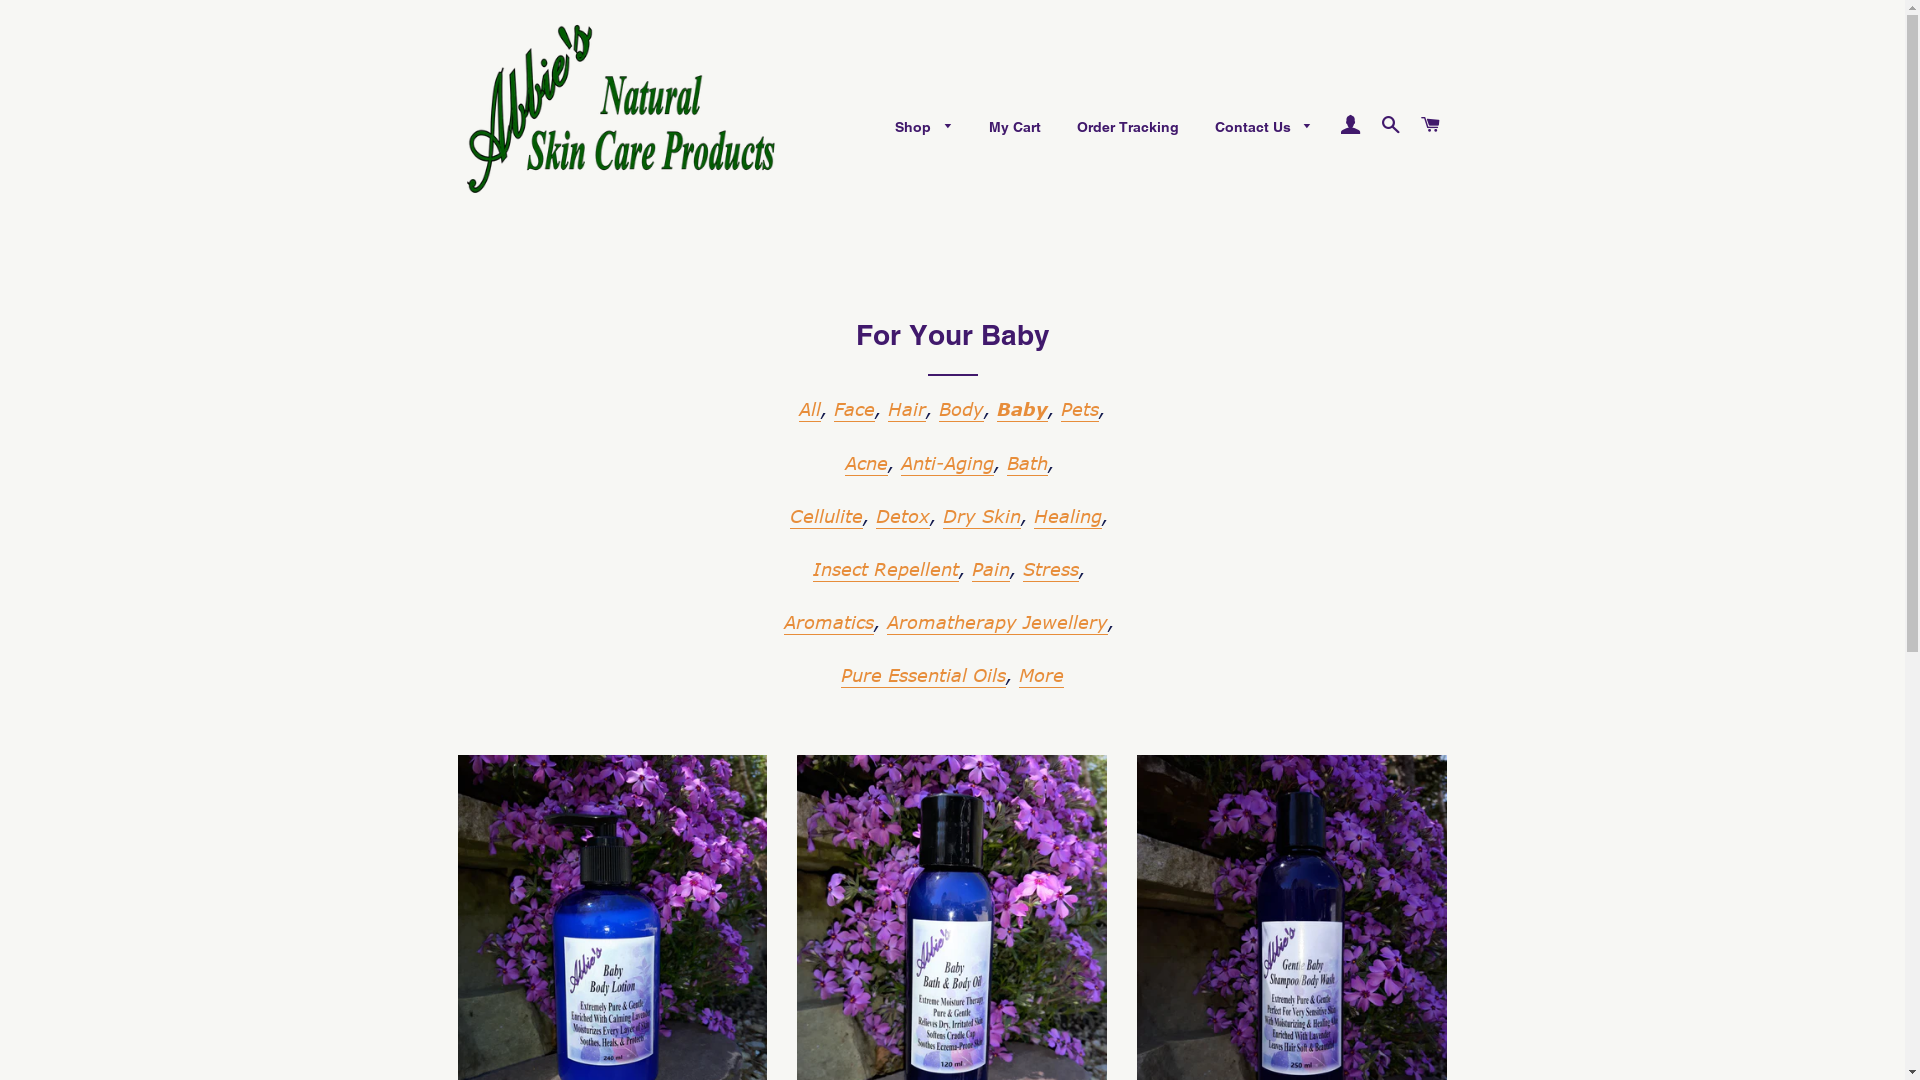 Image resolution: width=1920 pixels, height=1080 pixels. What do you see at coordinates (1079, 408) in the screenshot?
I see `'Pets'` at bounding box center [1079, 408].